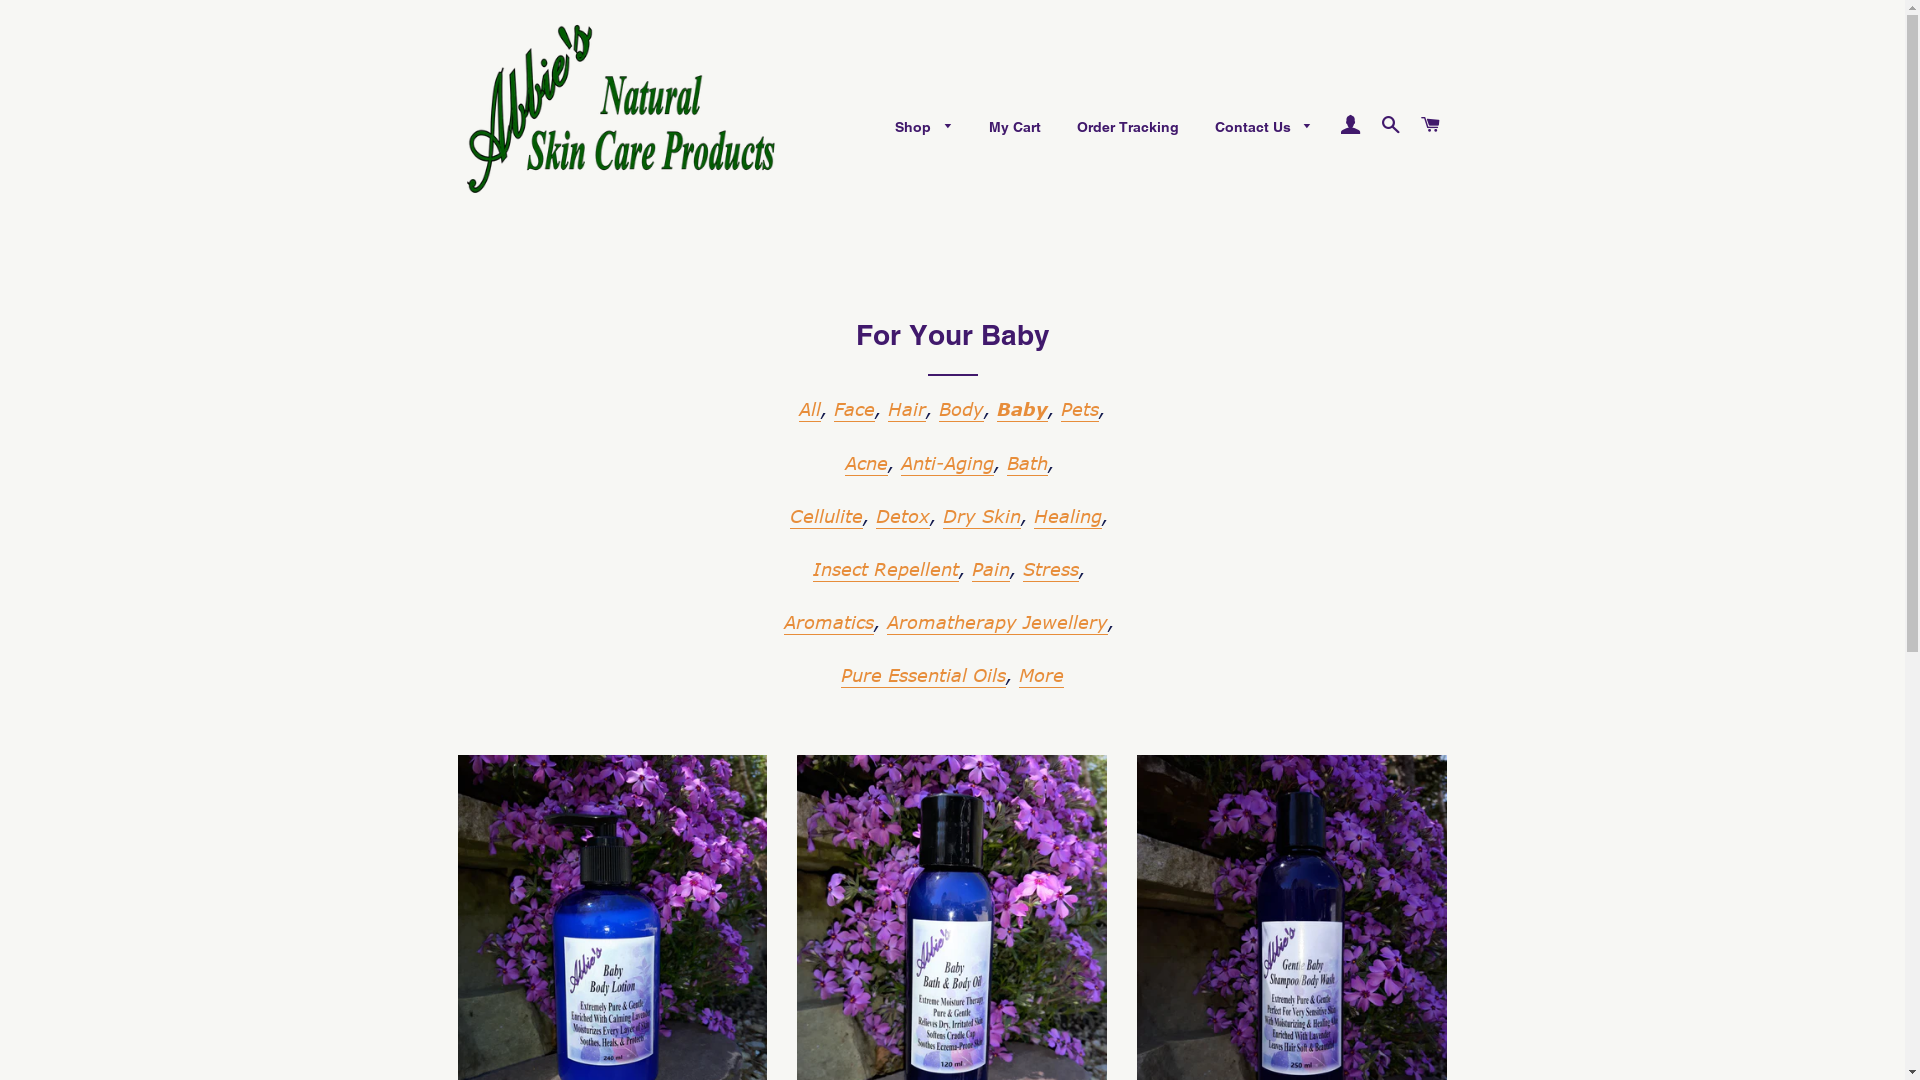 Image resolution: width=1920 pixels, height=1080 pixels. What do you see at coordinates (1079, 408) in the screenshot?
I see `'Pets'` at bounding box center [1079, 408].